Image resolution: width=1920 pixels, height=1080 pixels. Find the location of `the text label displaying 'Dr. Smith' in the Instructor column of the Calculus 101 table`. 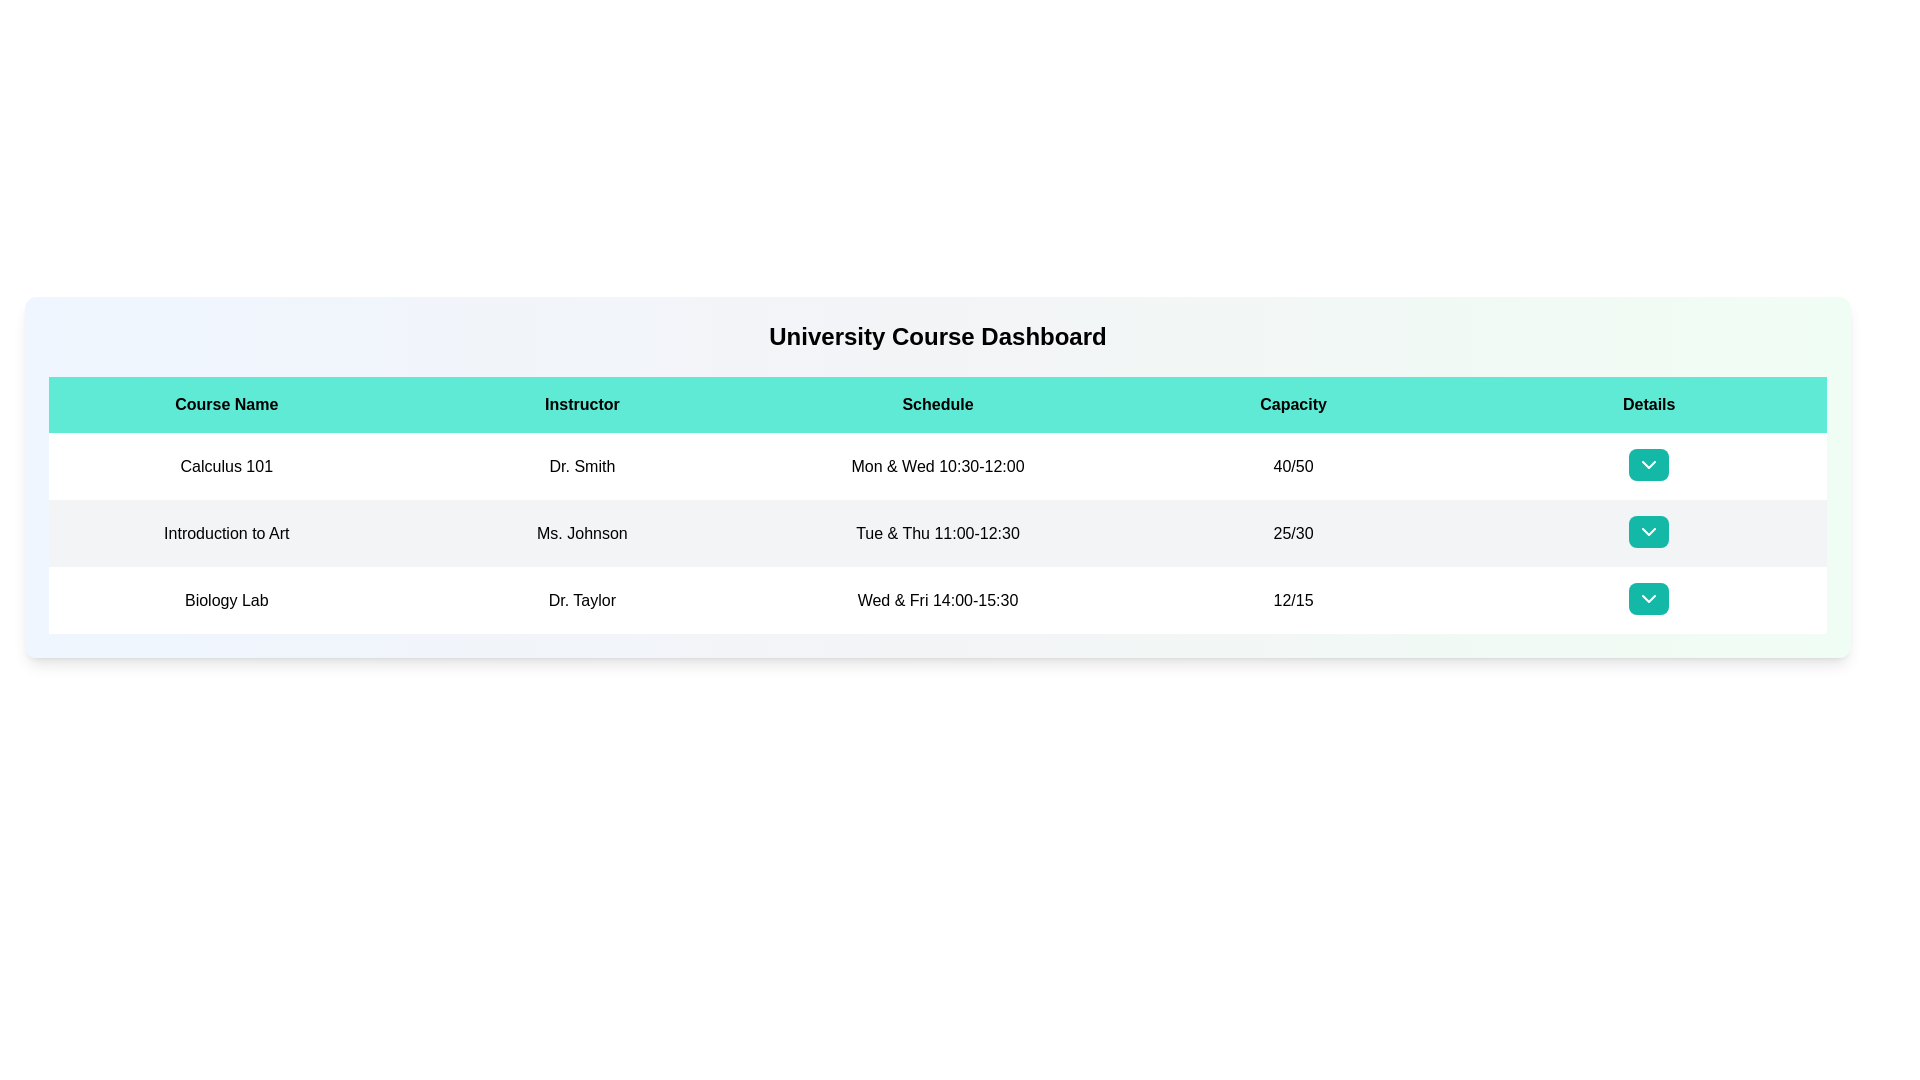

the text label displaying 'Dr. Smith' in the Instructor column of the Calculus 101 table is located at coordinates (581, 466).